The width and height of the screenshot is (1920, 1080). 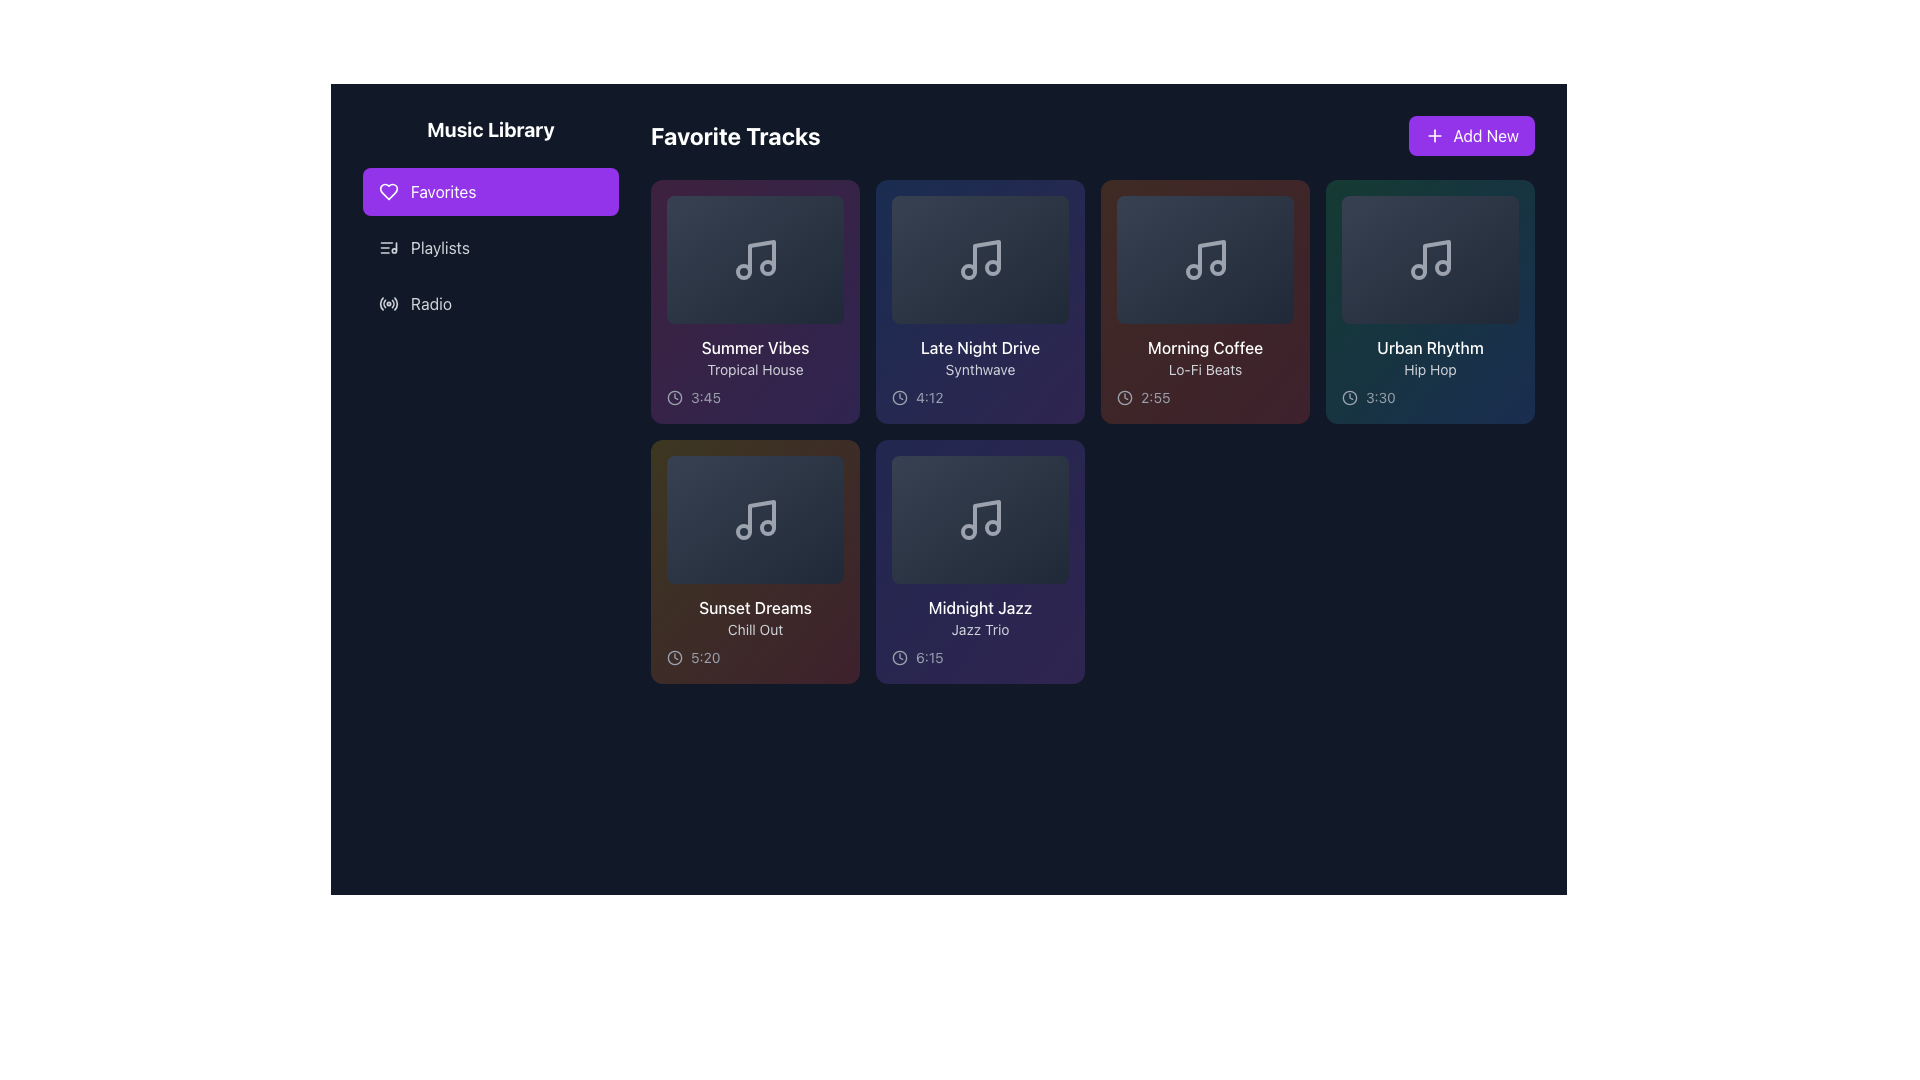 I want to click on the play button located in the upper-right corner of the 'Late Night Drive' track in the 'Favorite Tracks' section, so click(x=1057, y=208).